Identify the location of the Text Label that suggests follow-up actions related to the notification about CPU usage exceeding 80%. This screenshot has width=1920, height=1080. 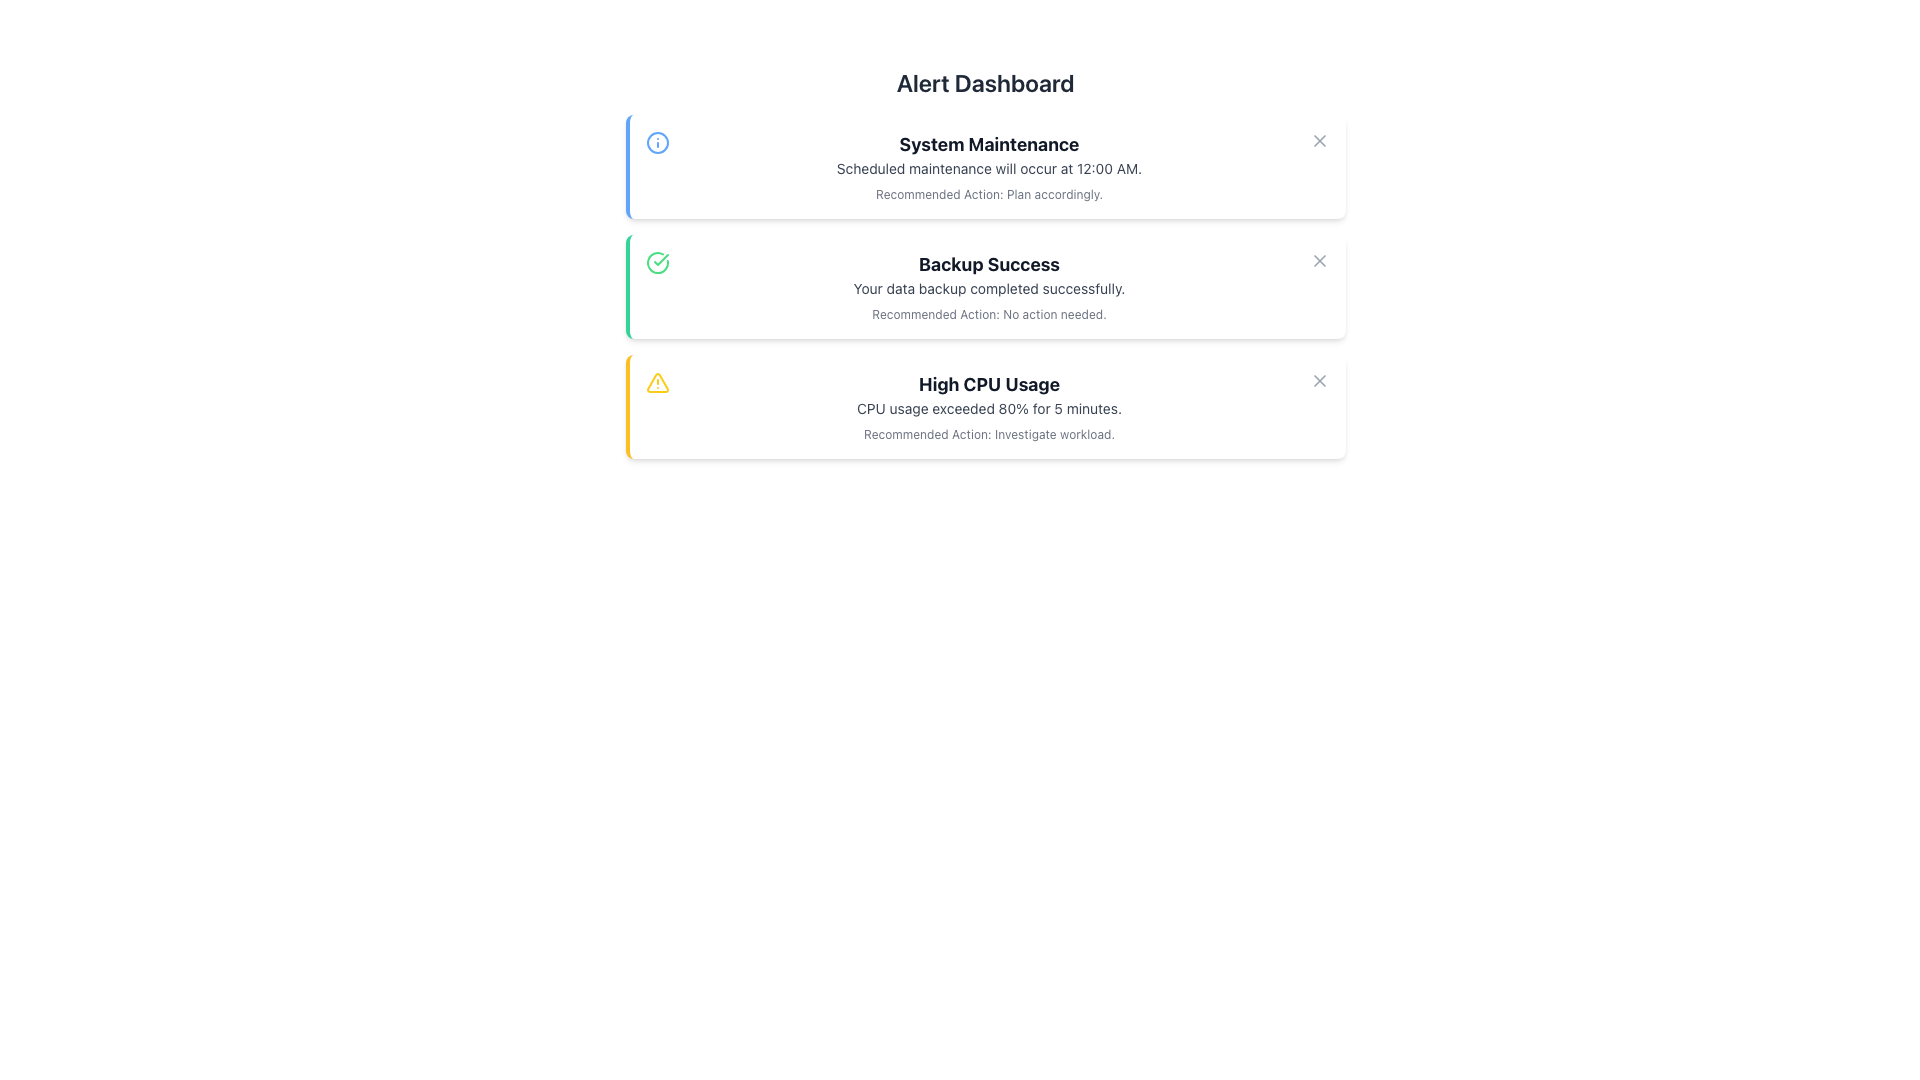
(989, 434).